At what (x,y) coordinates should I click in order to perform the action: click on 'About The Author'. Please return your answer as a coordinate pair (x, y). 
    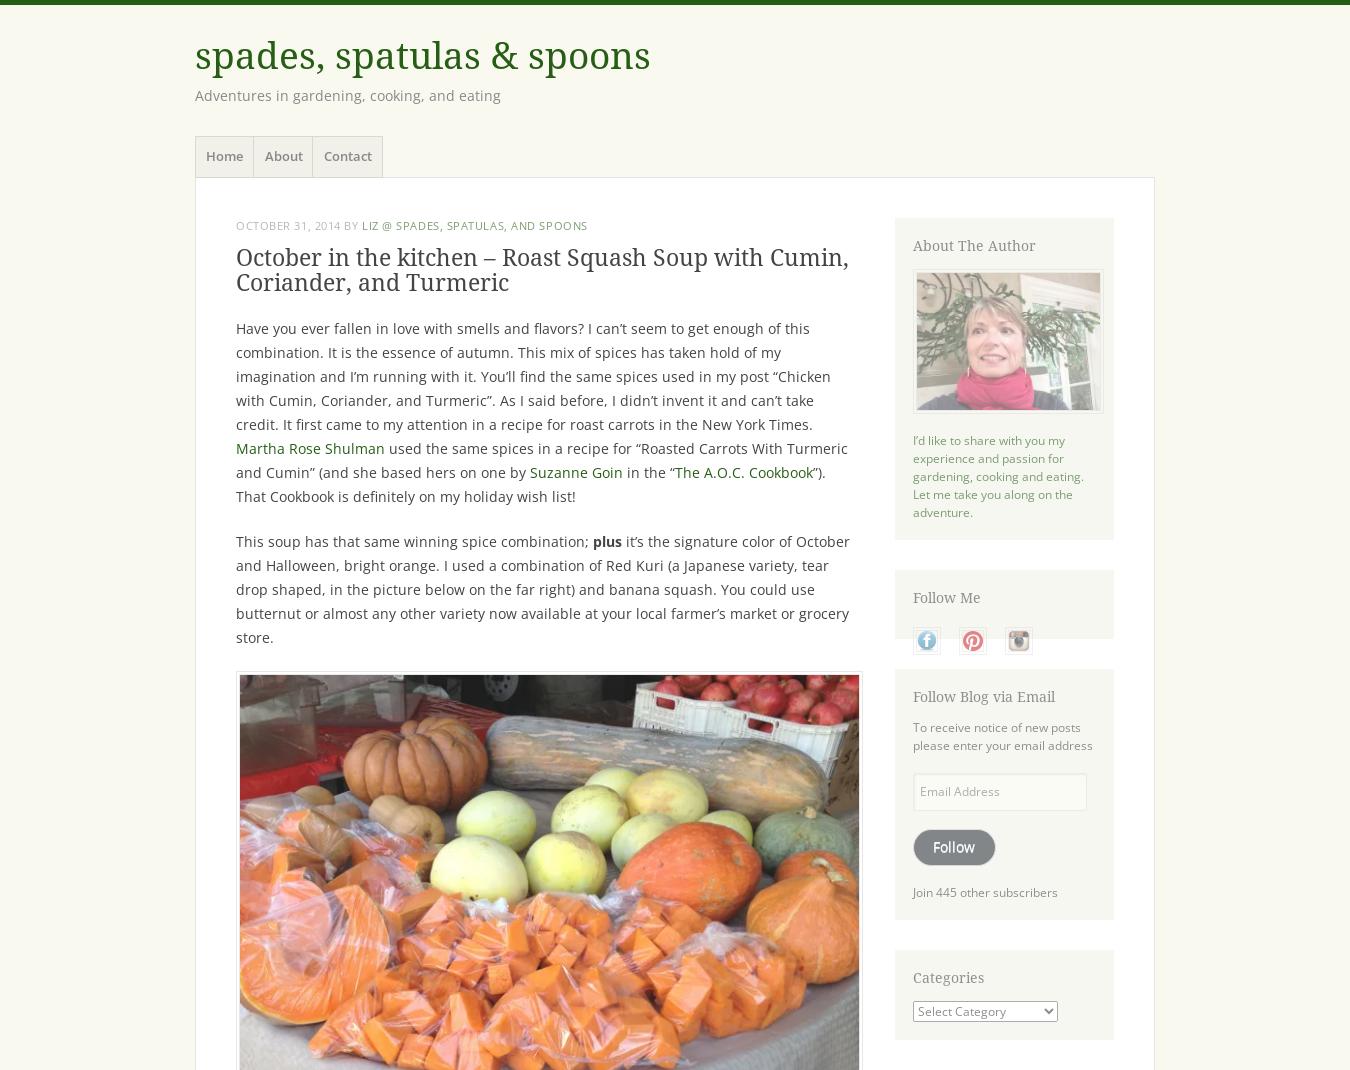
    Looking at the image, I should click on (972, 244).